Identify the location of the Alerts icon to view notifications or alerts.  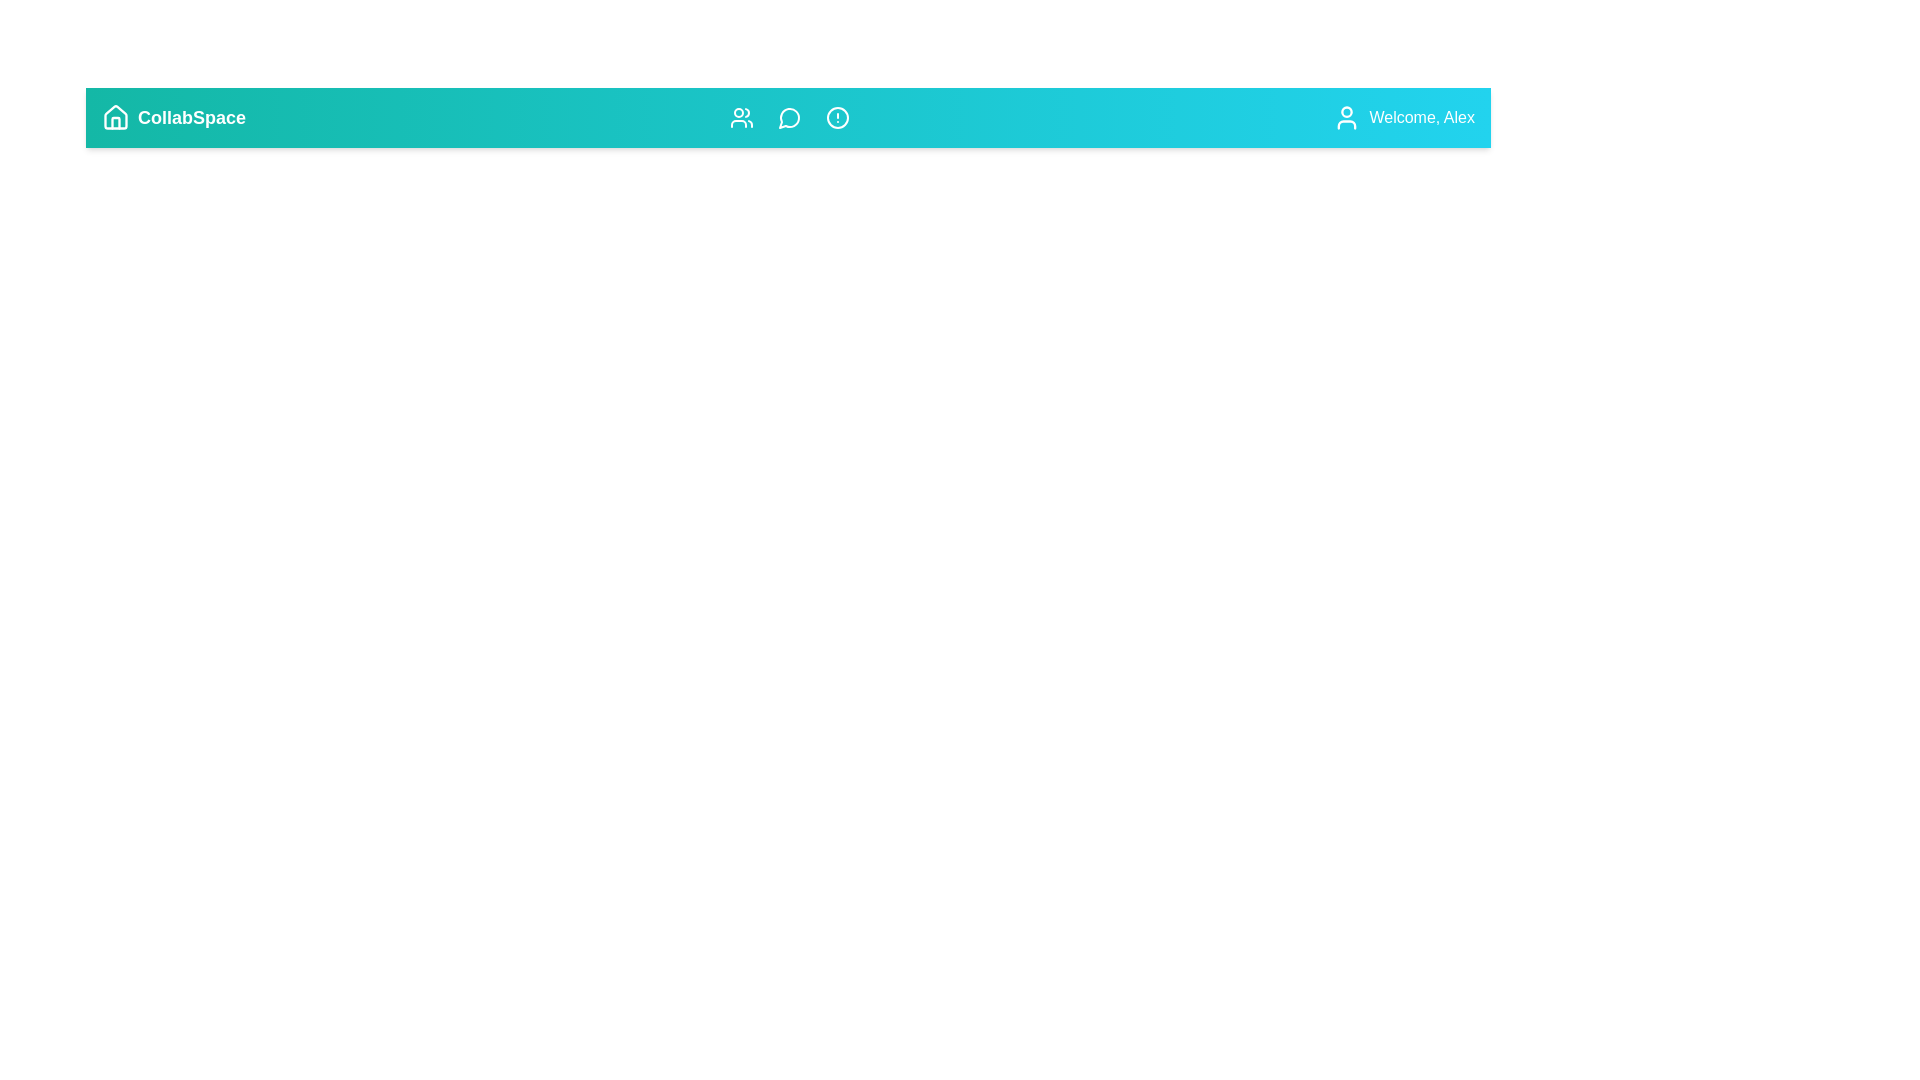
(837, 118).